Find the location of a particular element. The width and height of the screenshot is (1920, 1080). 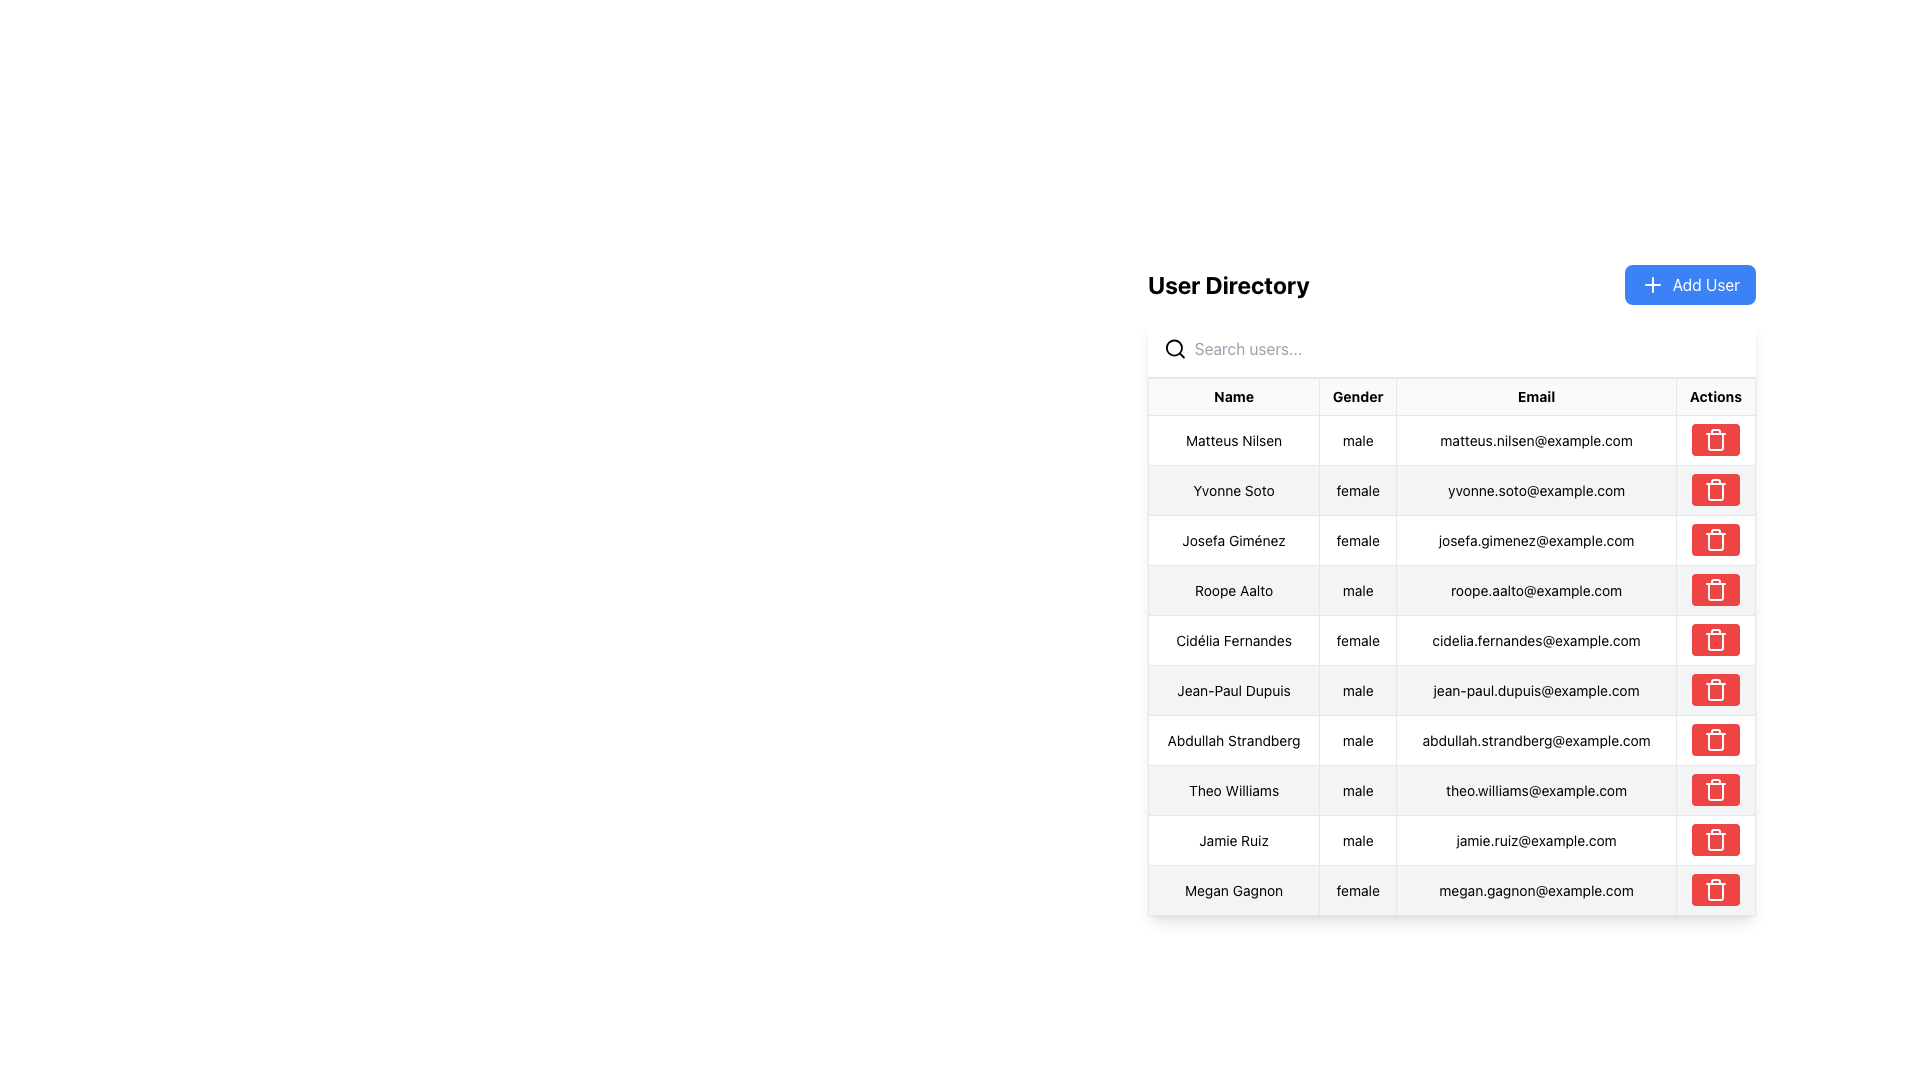

the text 'Yvonne Soto' in the second row of the 'User Directory' table, located in the Name column is located at coordinates (1232, 490).